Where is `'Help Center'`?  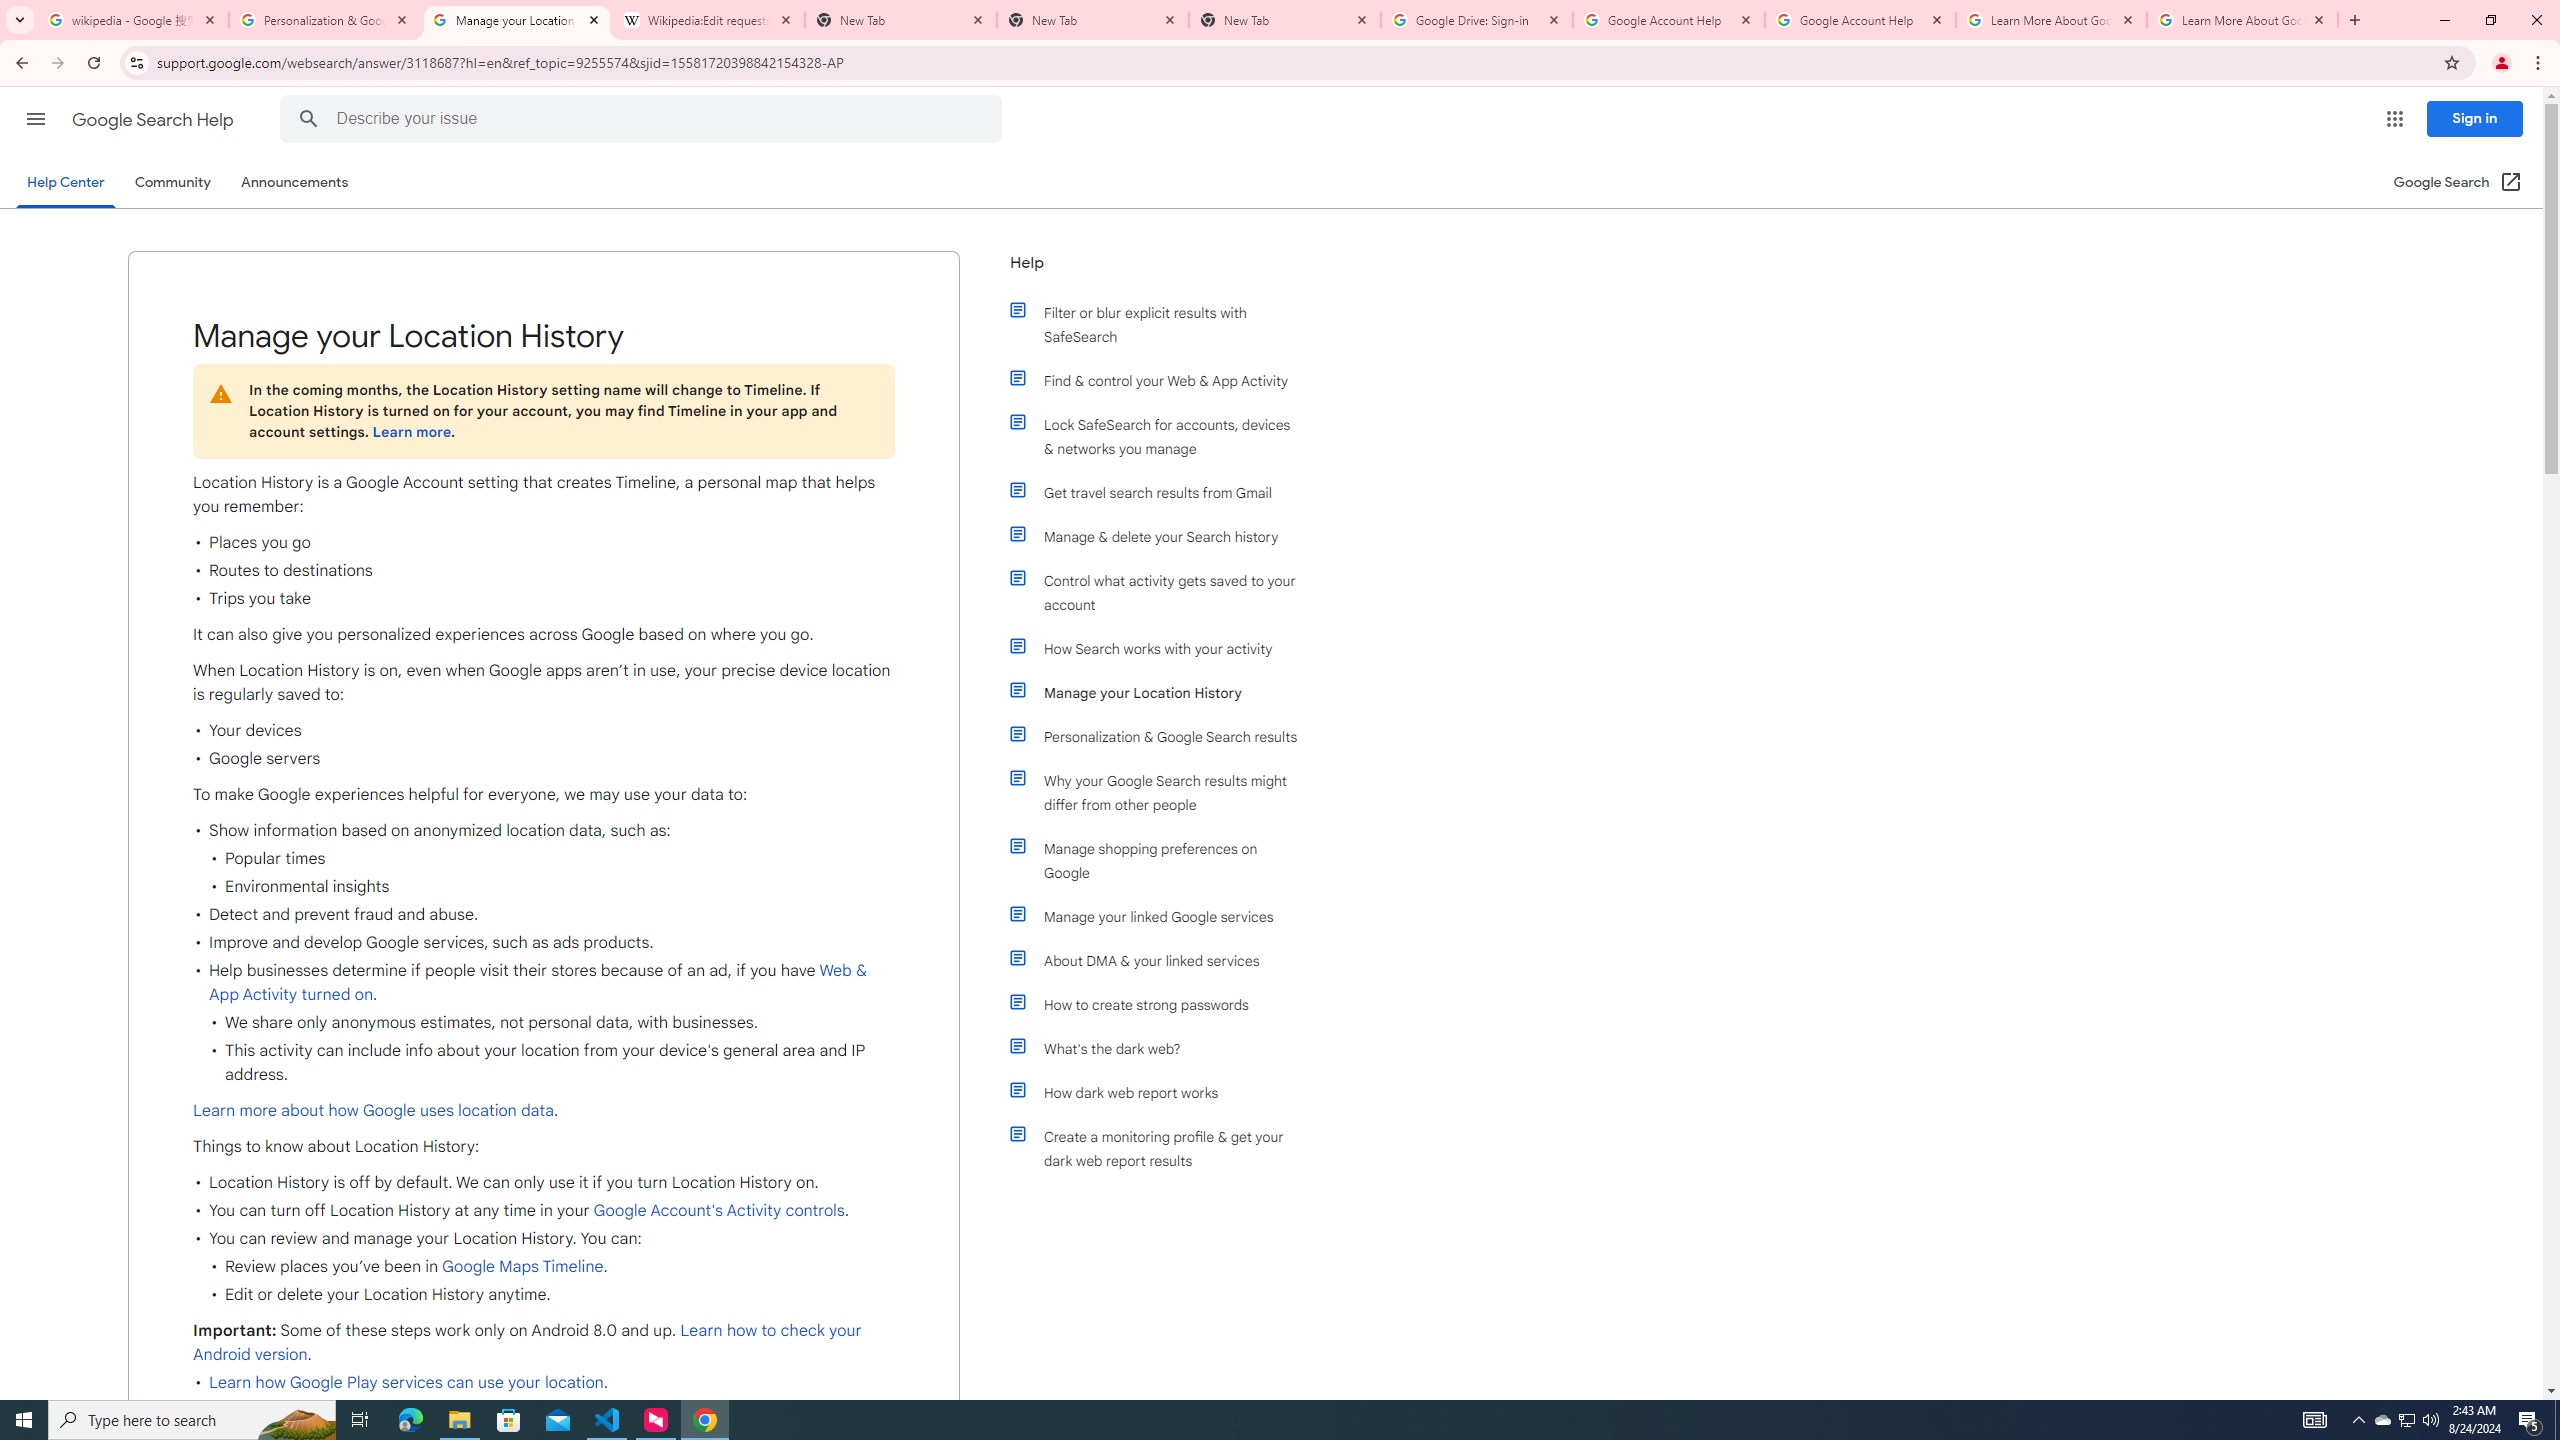 'Help Center' is located at coordinates (65, 181).